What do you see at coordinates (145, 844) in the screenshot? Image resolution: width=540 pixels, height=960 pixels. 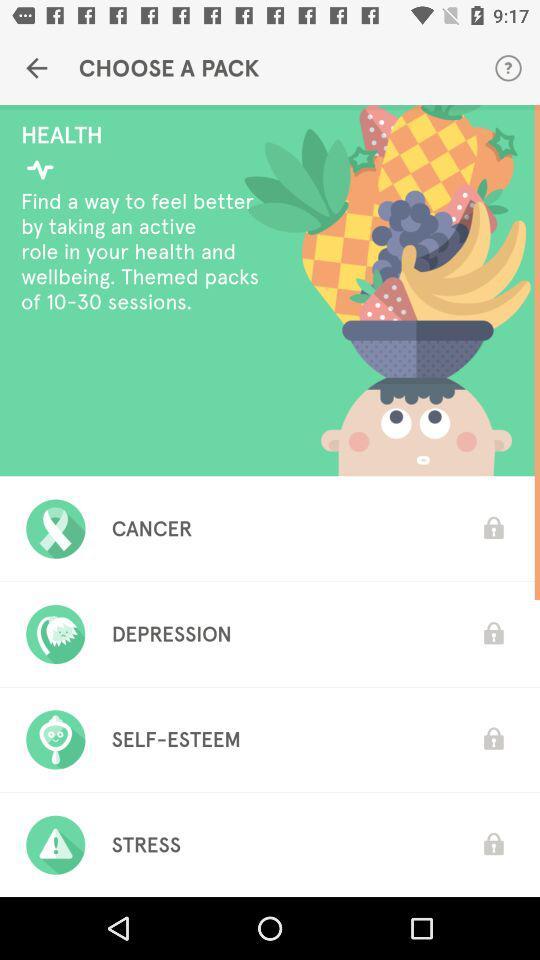 I see `the icon below the self-esteem icon` at bounding box center [145, 844].